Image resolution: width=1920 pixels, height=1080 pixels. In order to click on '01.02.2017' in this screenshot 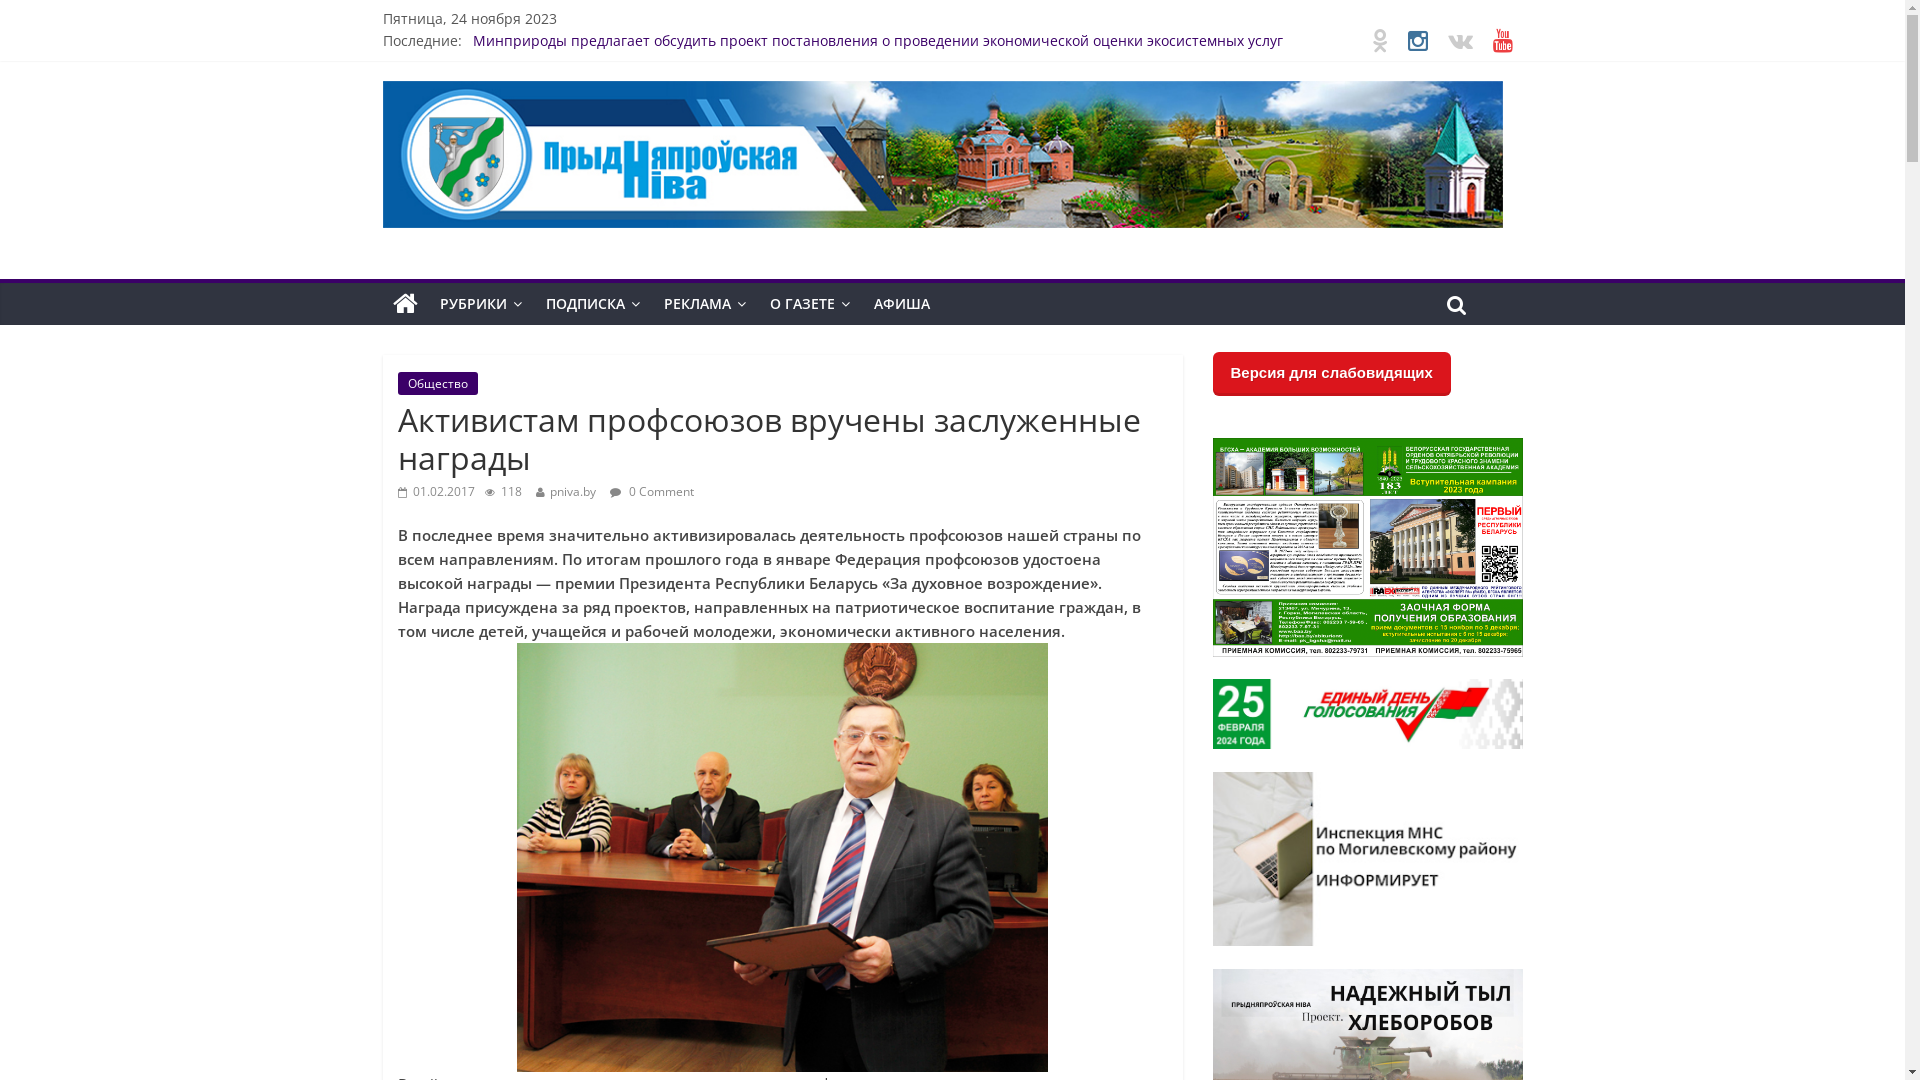, I will do `click(435, 490)`.